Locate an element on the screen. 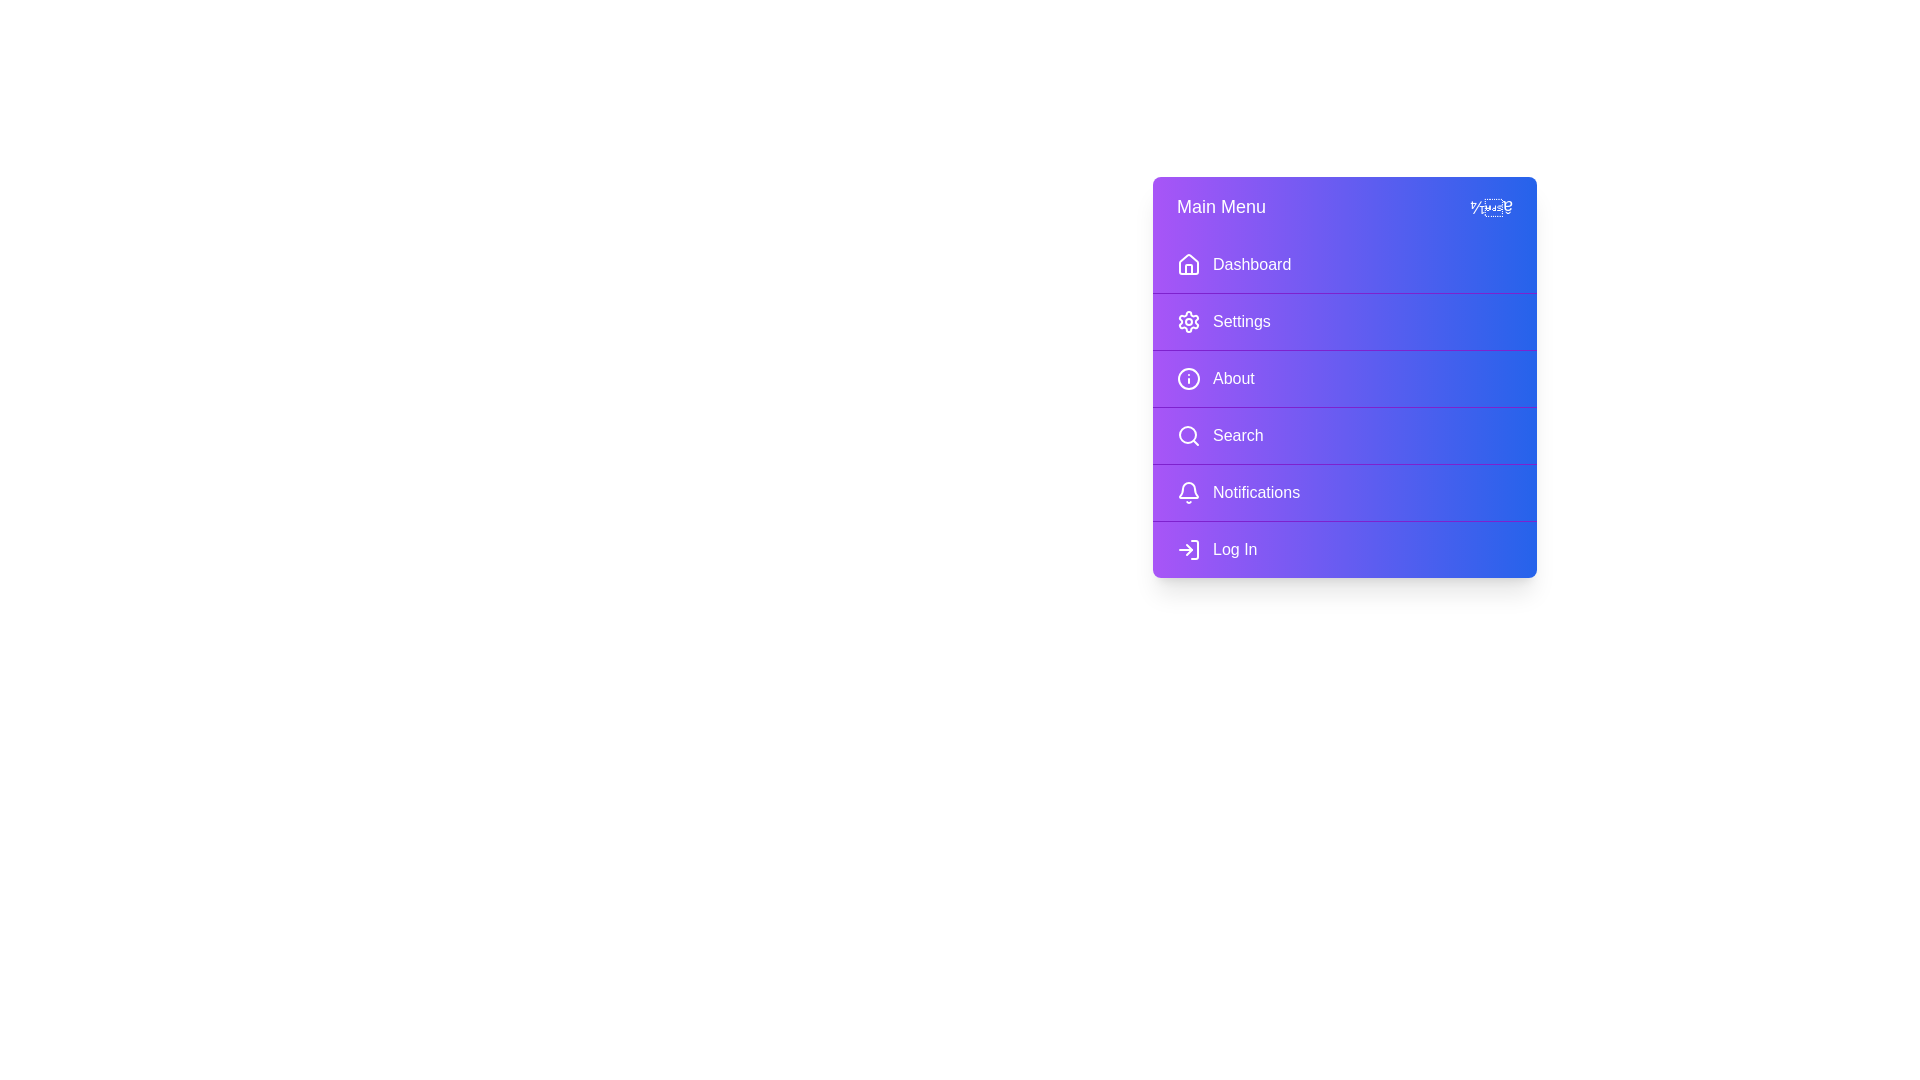 The height and width of the screenshot is (1080, 1920). the menu item Notifications to navigate is located at coordinates (1344, 492).